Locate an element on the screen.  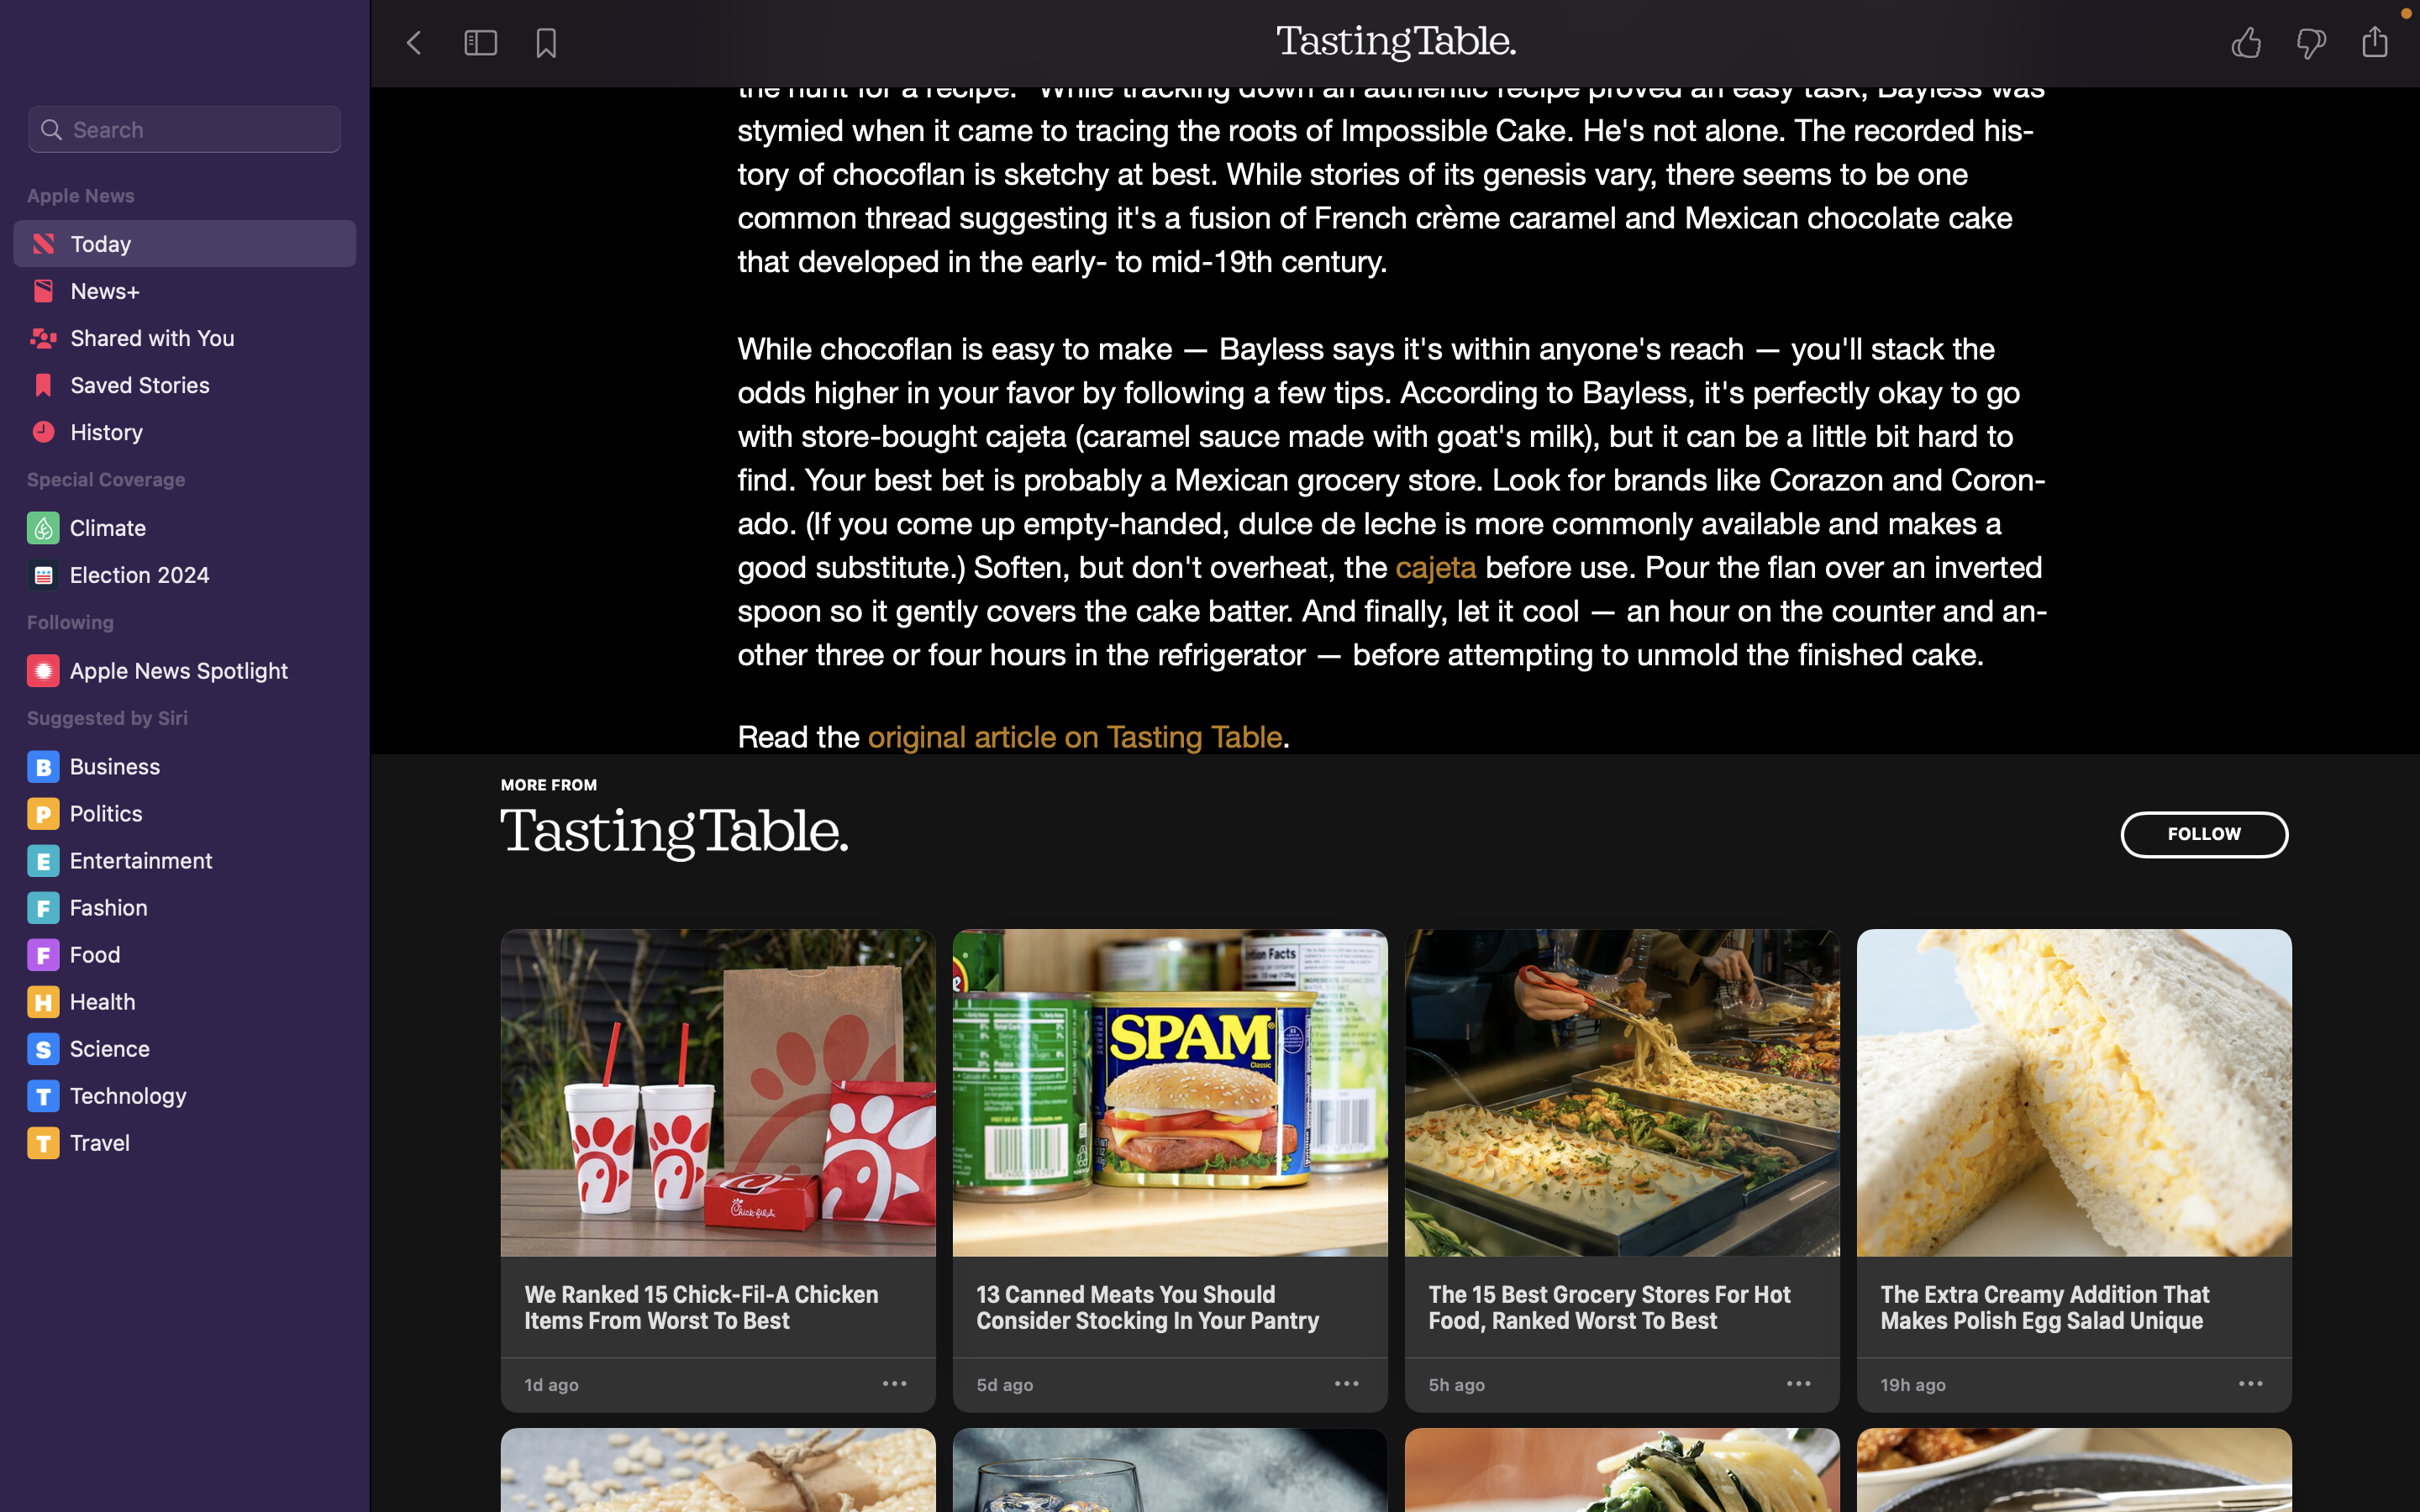
the options for the third story from Tasting Table is located at coordinates (1797, 1384).